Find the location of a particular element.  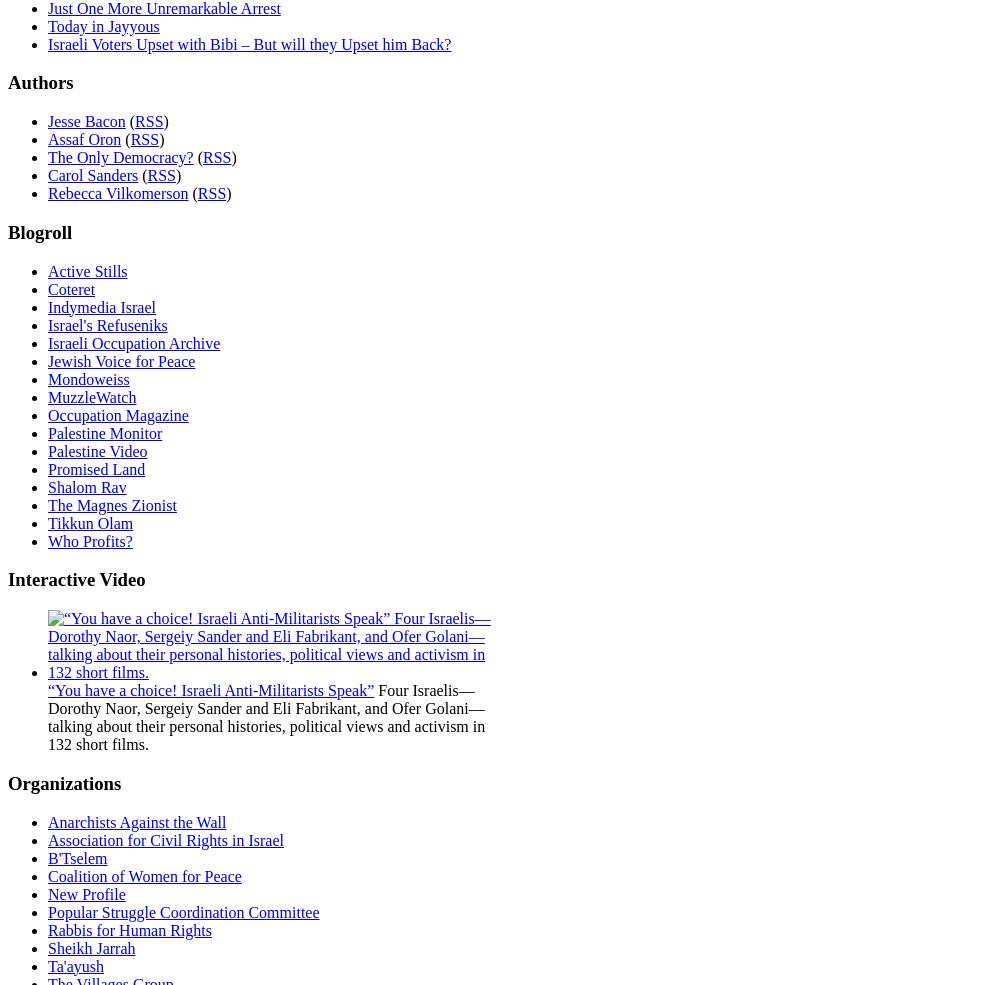

'Coteret' is located at coordinates (47, 287).